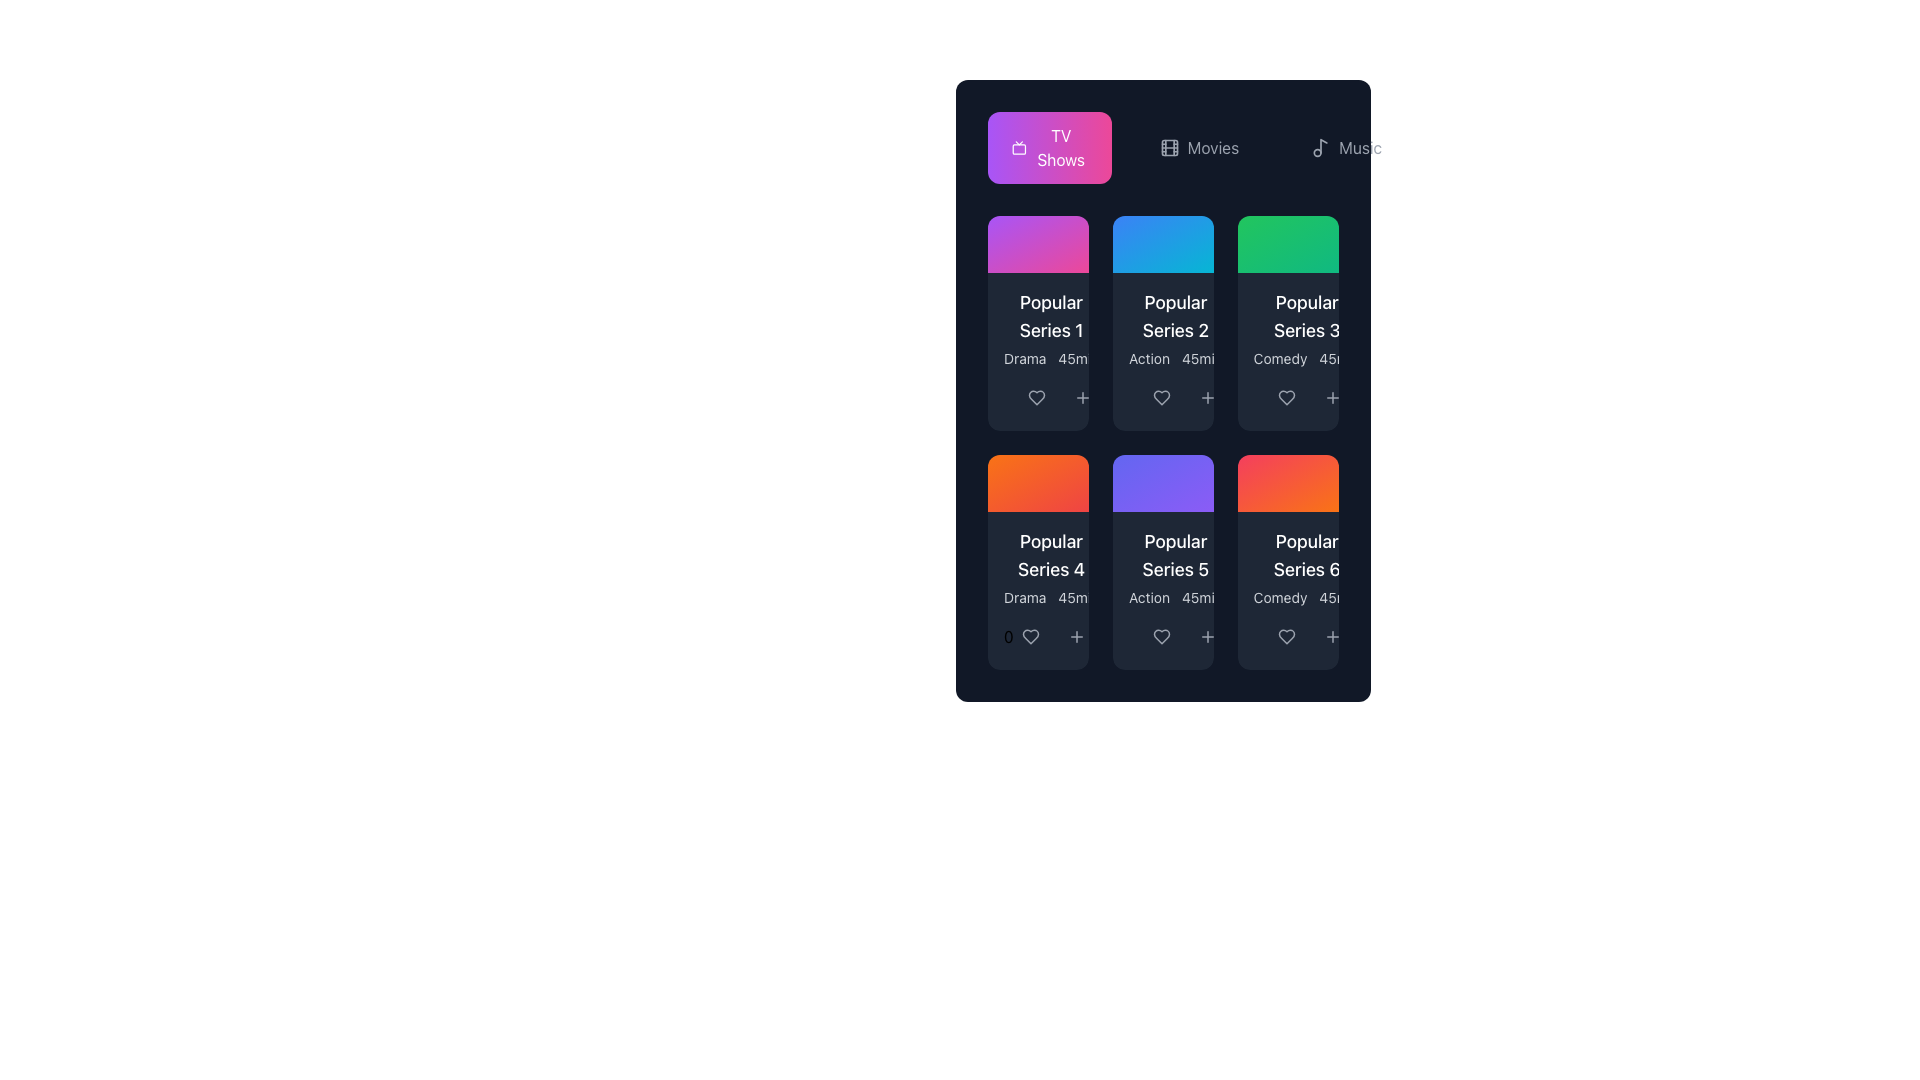 The height and width of the screenshot is (1080, 1920). I want to click on the plus icon on the series card located in the second column of the first row of the grid layout, so click(1163, 350).